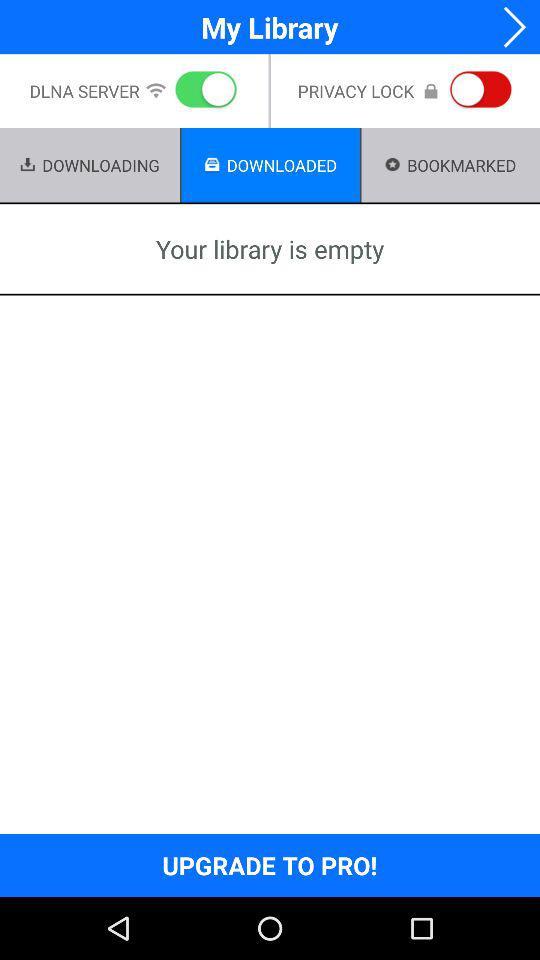  I want to click on the arrow_forward icon, so click(508, 28).